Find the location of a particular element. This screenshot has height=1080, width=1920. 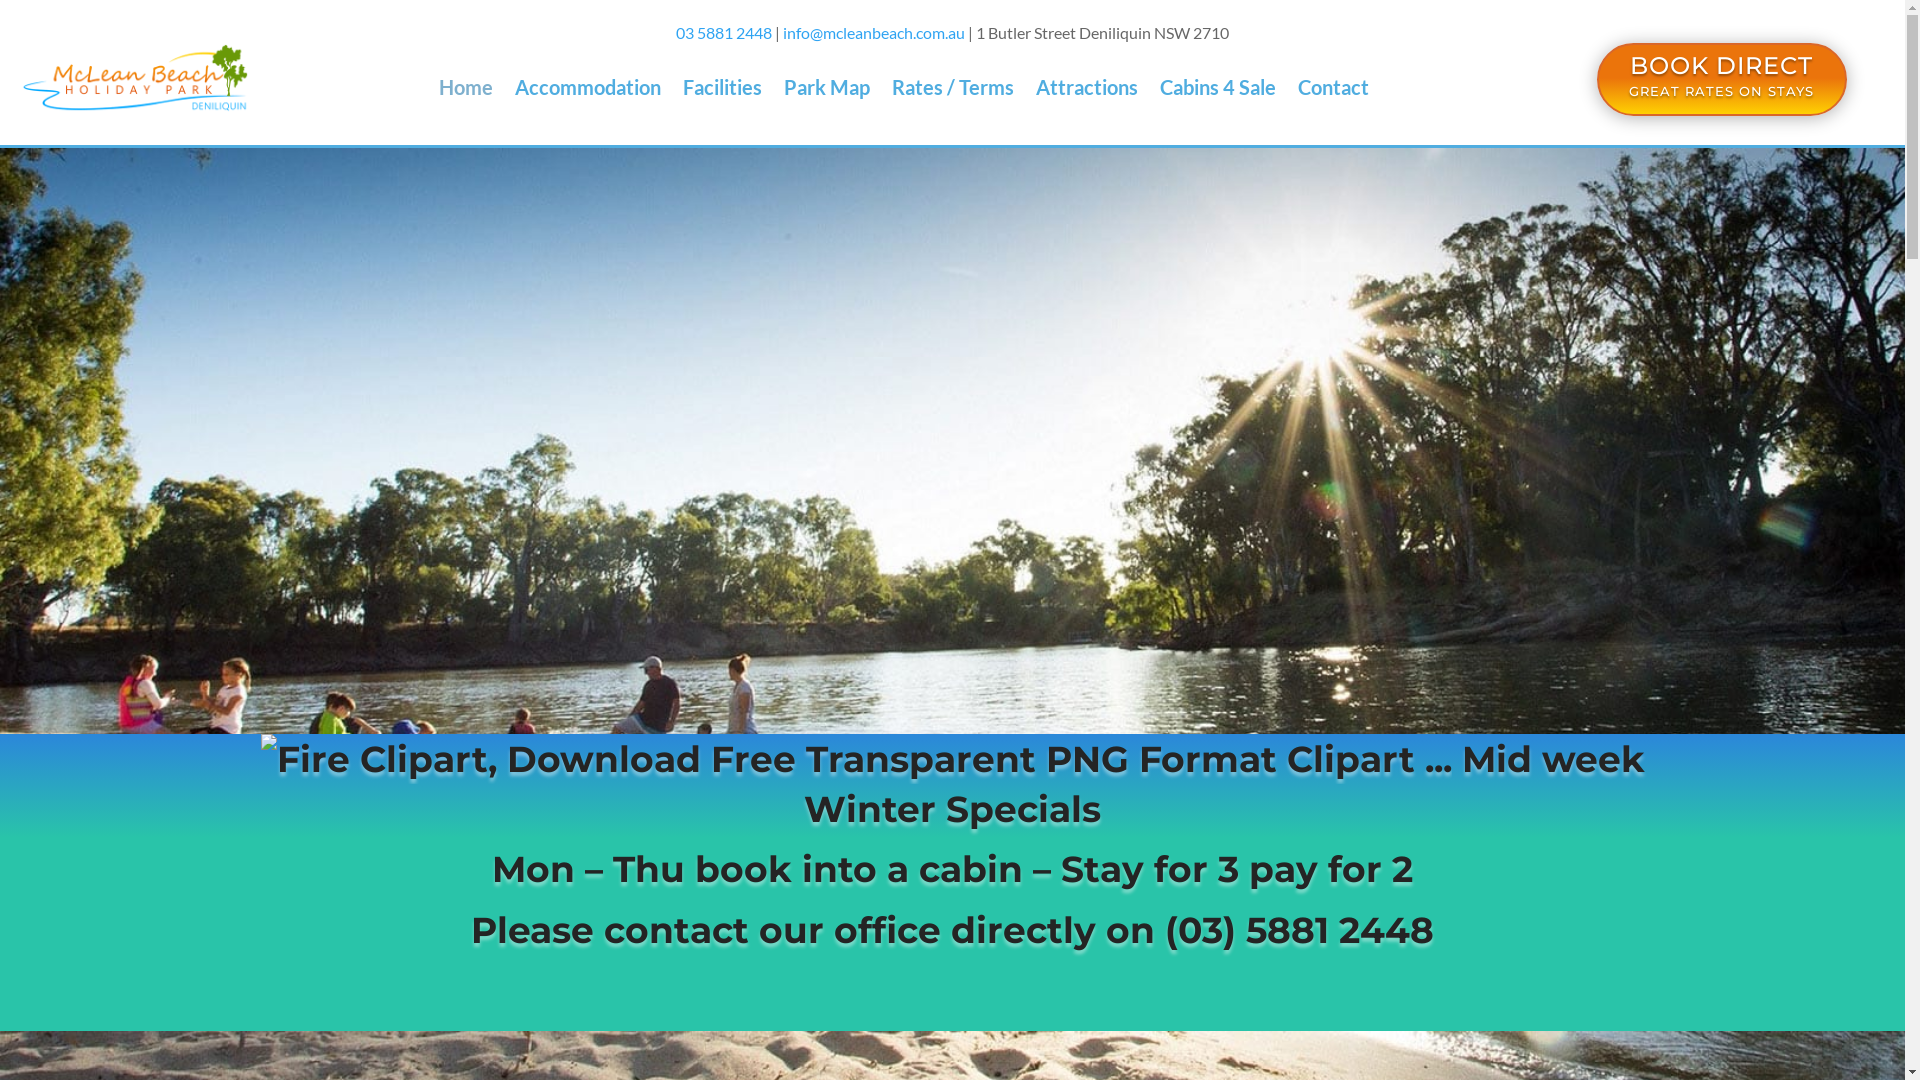

'Cabins 4 Sale' is located at coordinates (1160, 91).